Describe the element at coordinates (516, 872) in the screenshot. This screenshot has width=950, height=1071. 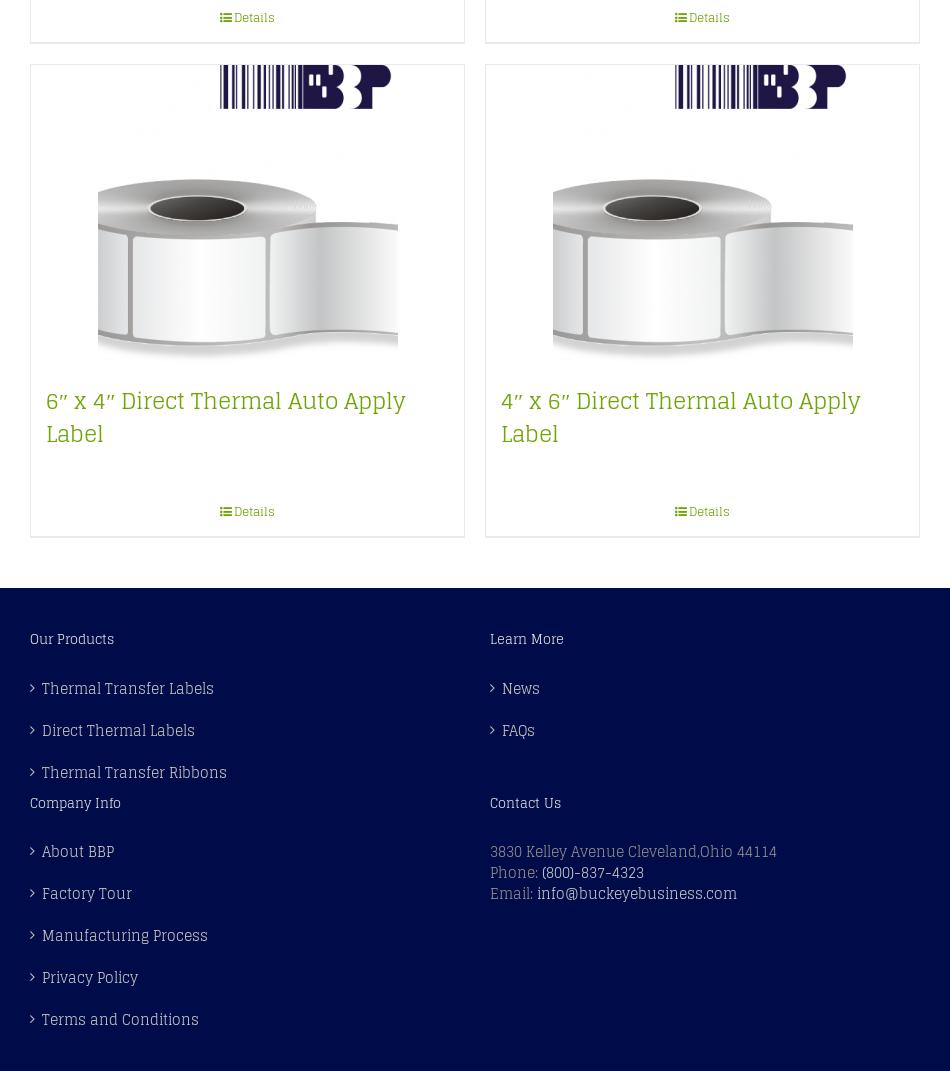
I see `'Phone:'` at that location.